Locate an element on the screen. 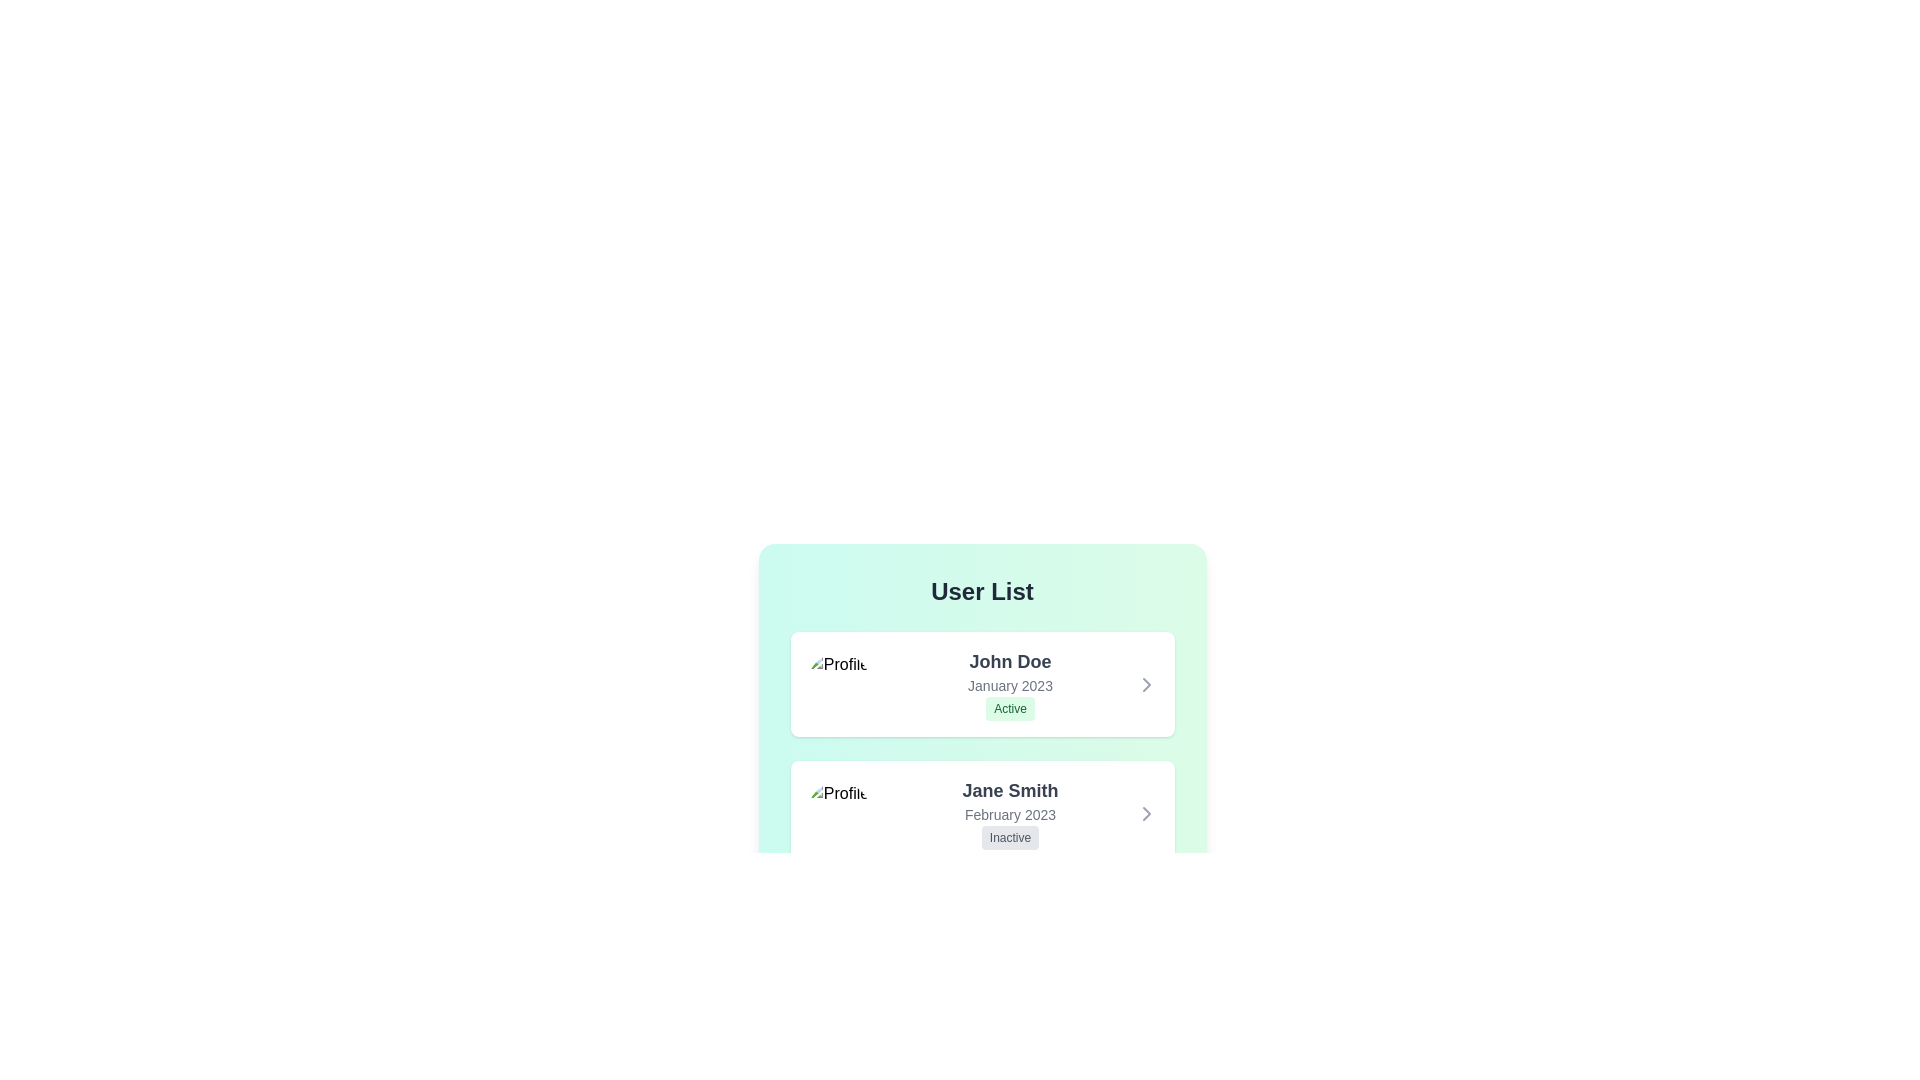 The height and width of the screenshot is (1080, 1920). the user item corresponding to John Doe is located at coordinates (982, 683).